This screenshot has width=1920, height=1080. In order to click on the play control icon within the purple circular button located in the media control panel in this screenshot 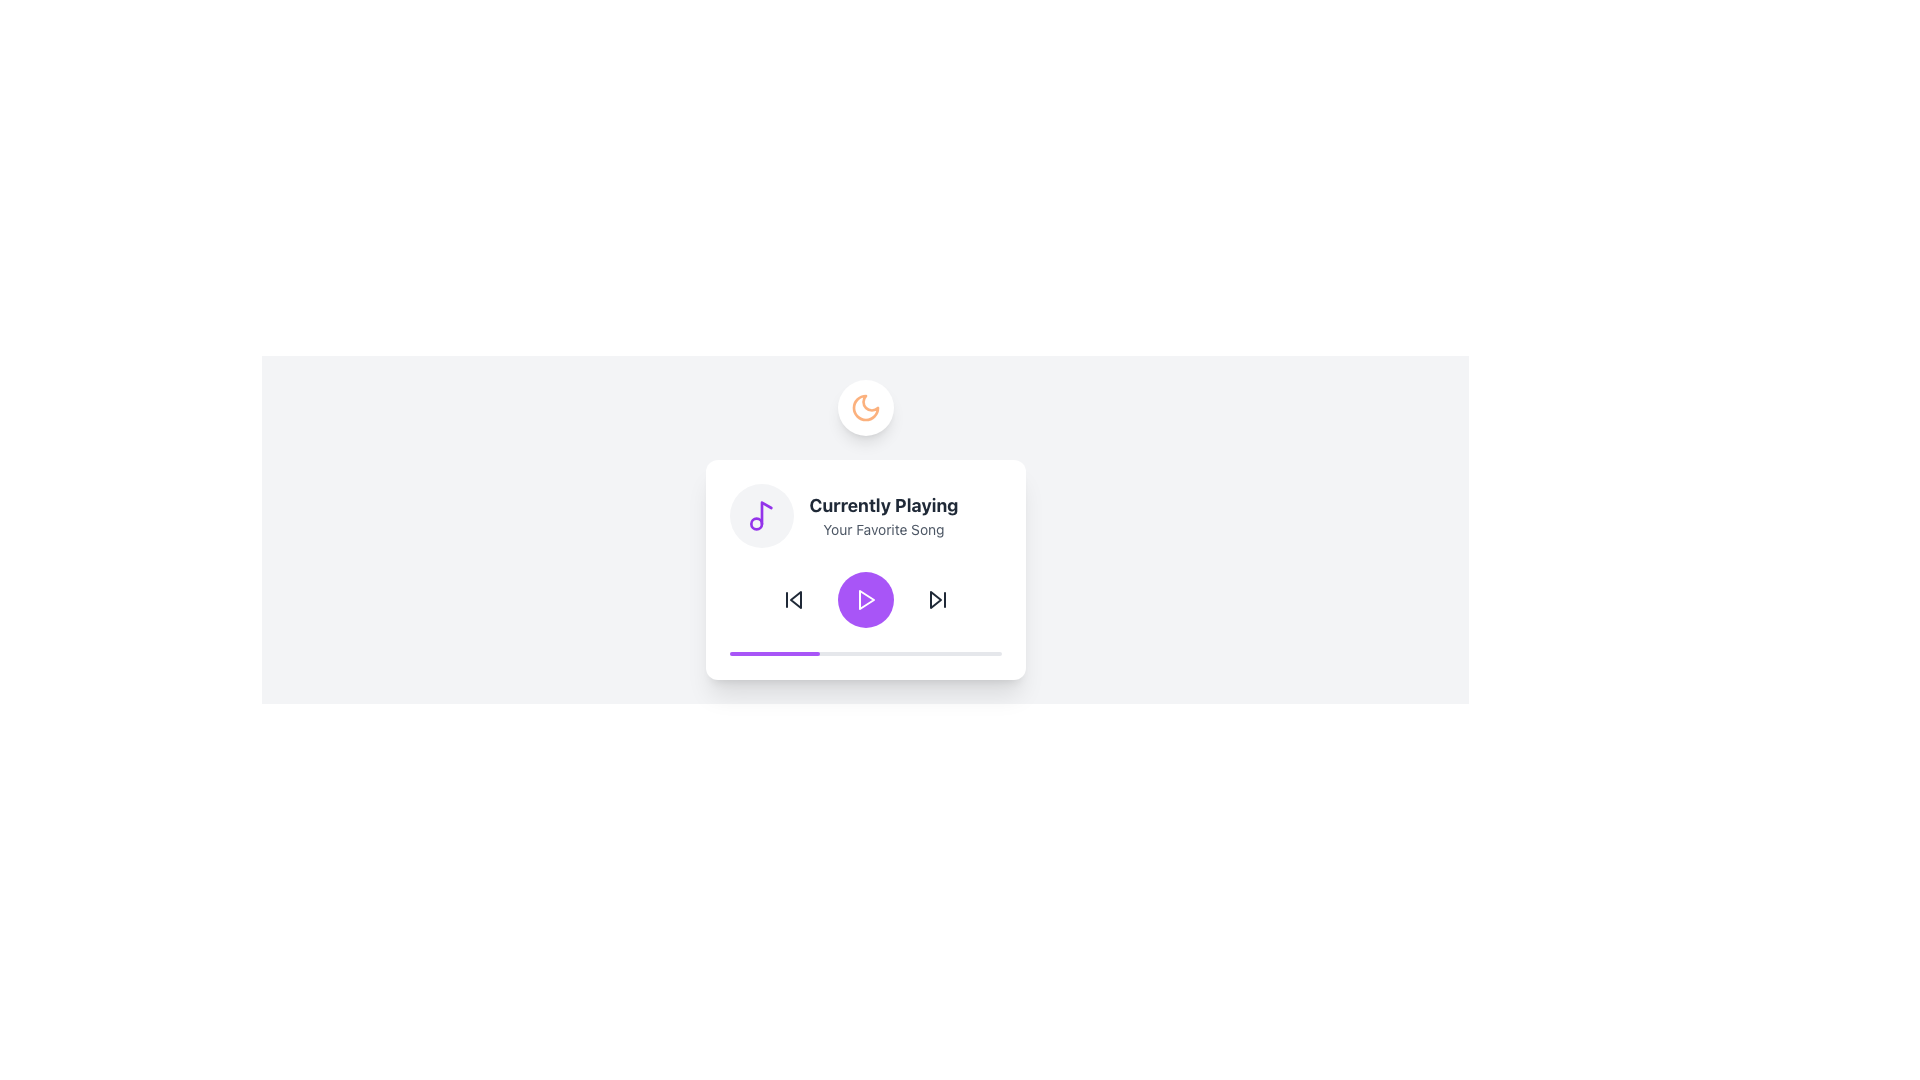, I will do `click(866, 599)`.